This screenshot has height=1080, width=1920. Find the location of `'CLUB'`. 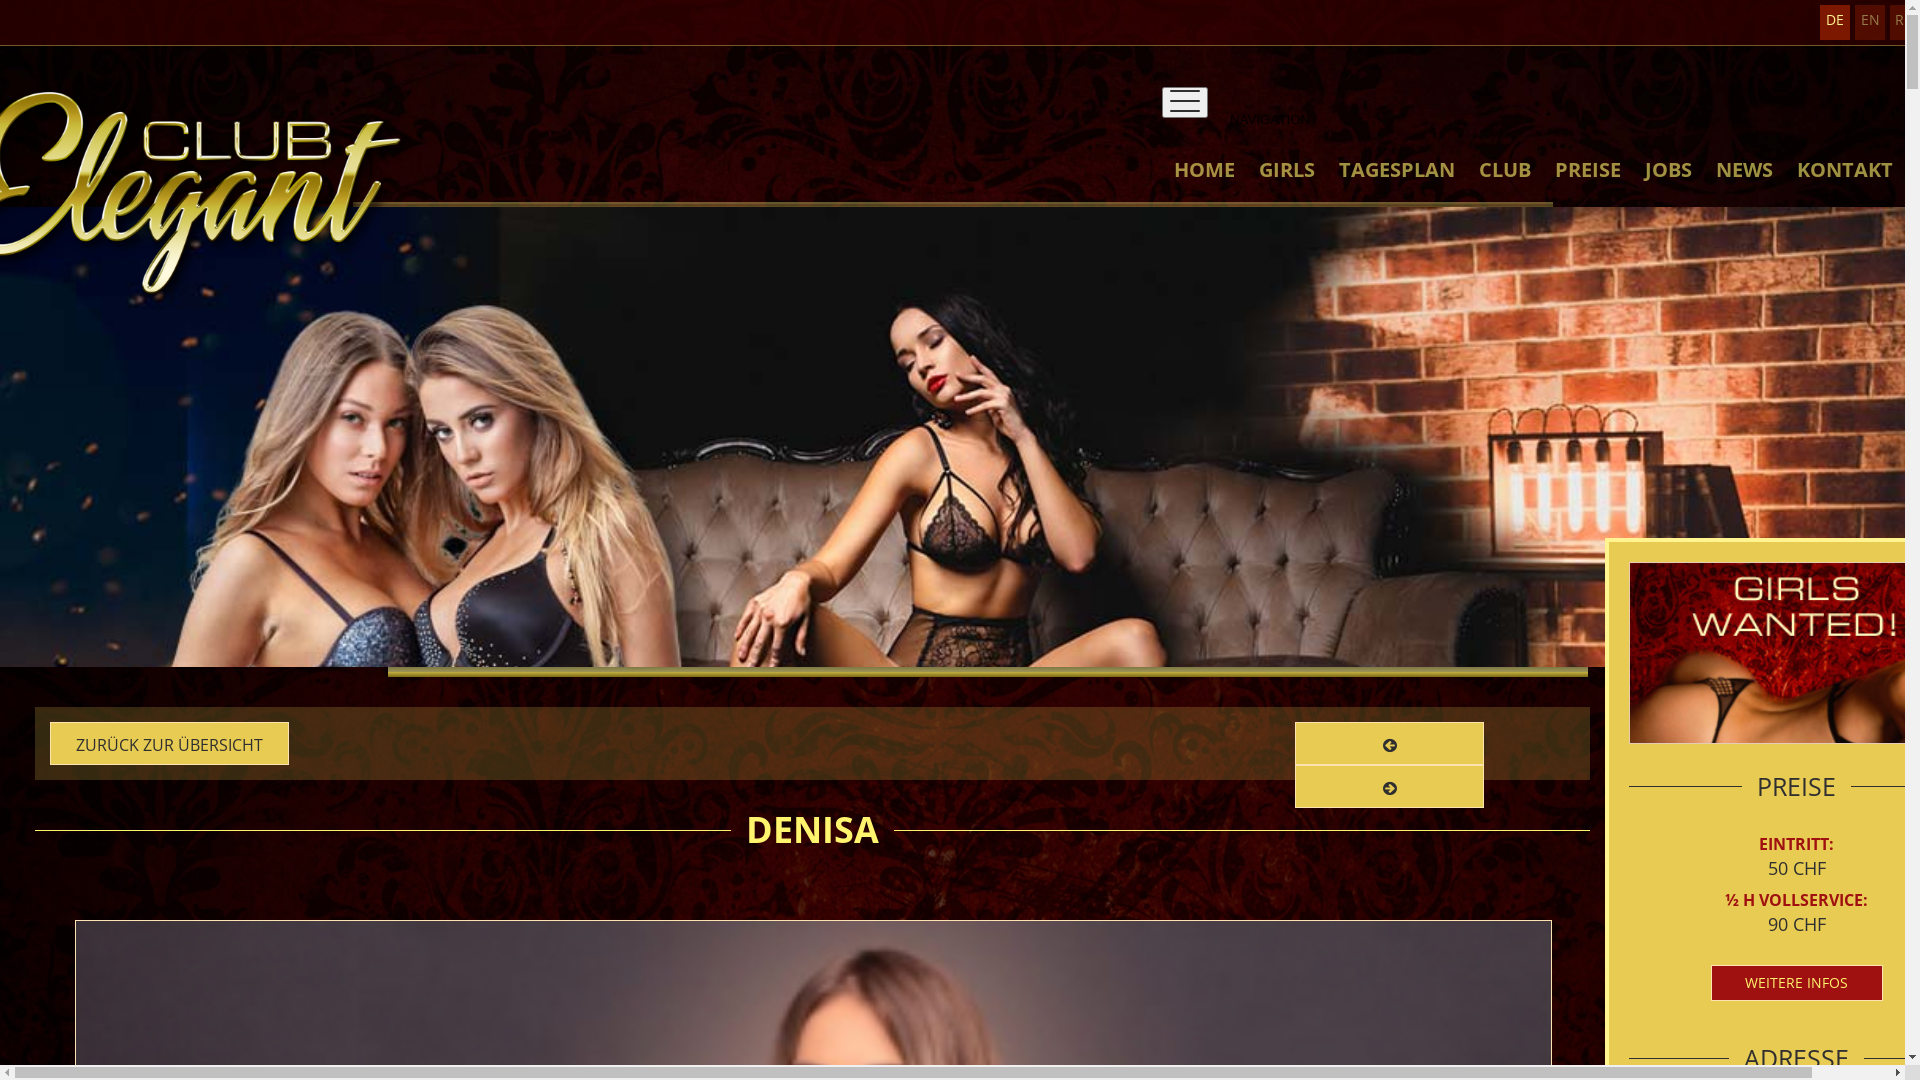

'CLUB' is located at coordinates (1505, 188).